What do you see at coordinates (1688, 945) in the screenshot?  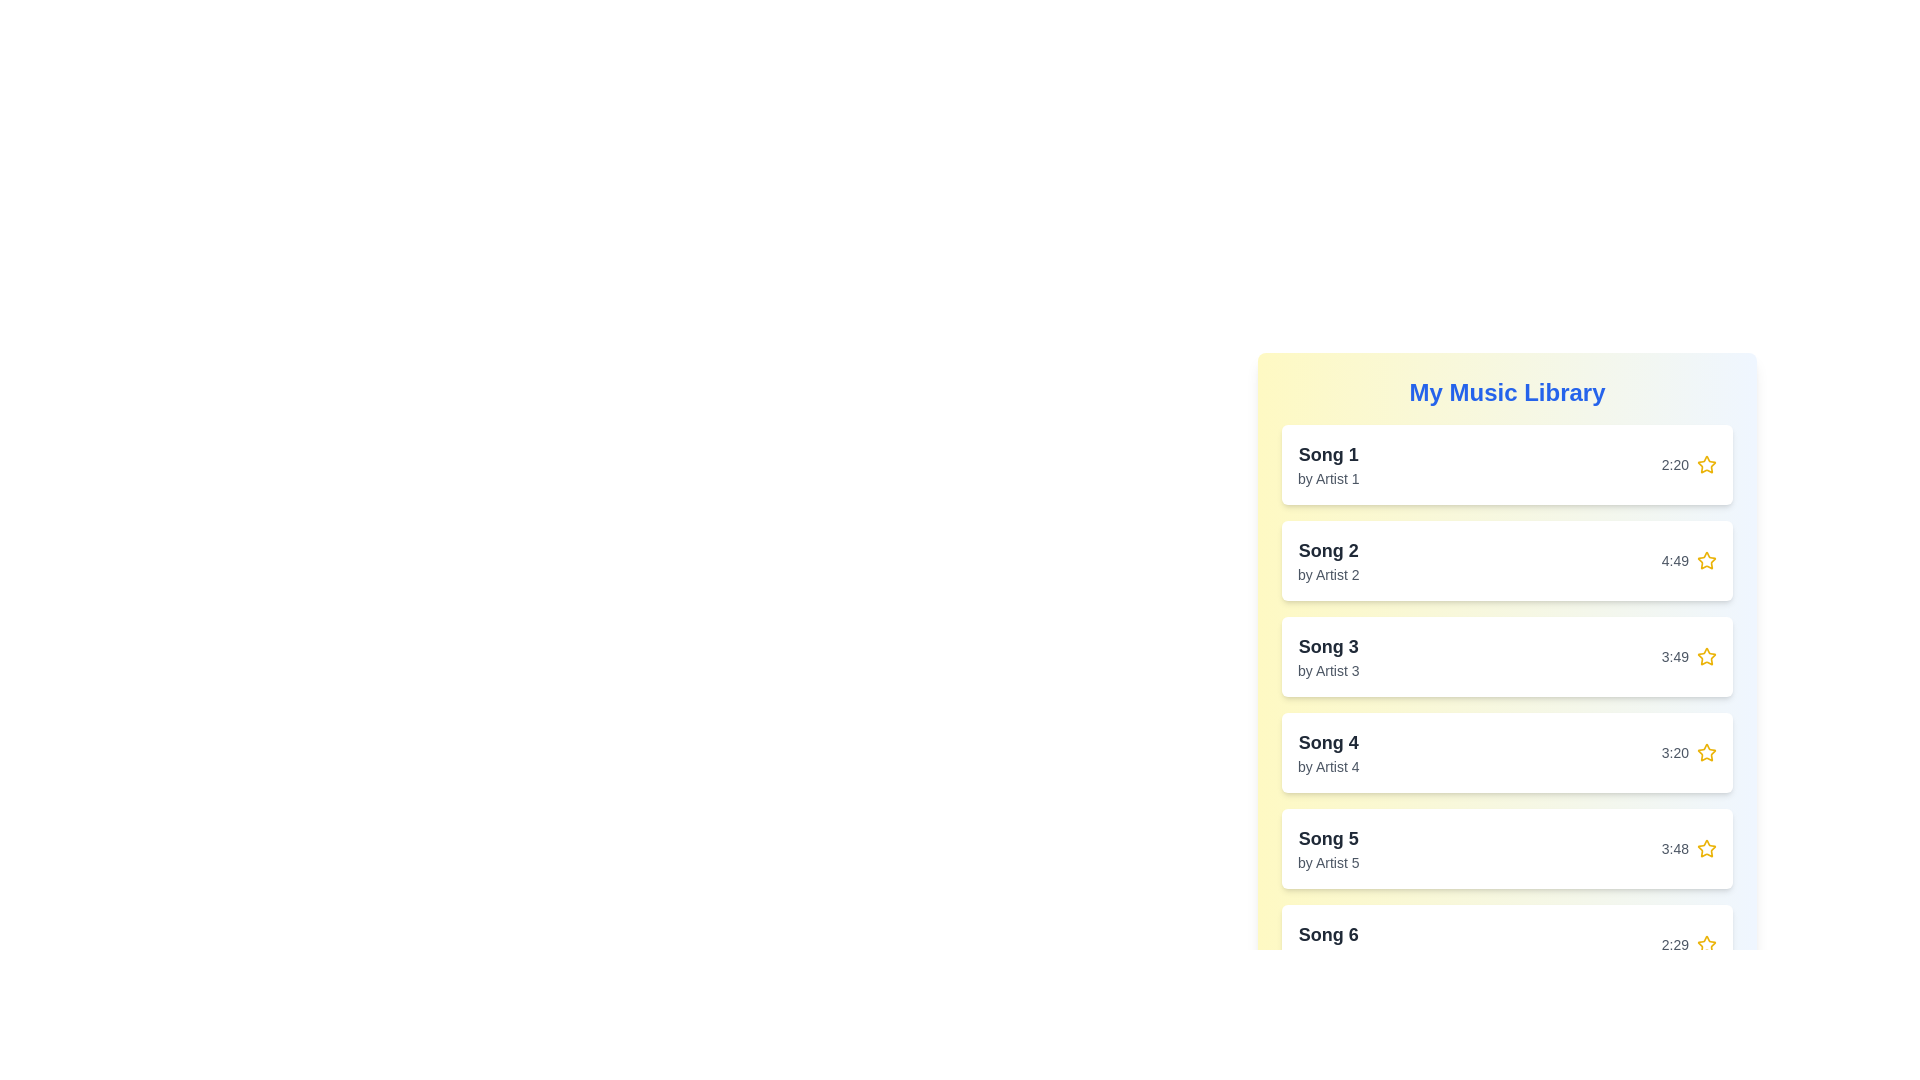 I see `the yellow star icon next to the time indicator '2:29' at the bottom-right corner of the 'Song 6' listing card in the music library interface` at bounding box center [1688, 945].